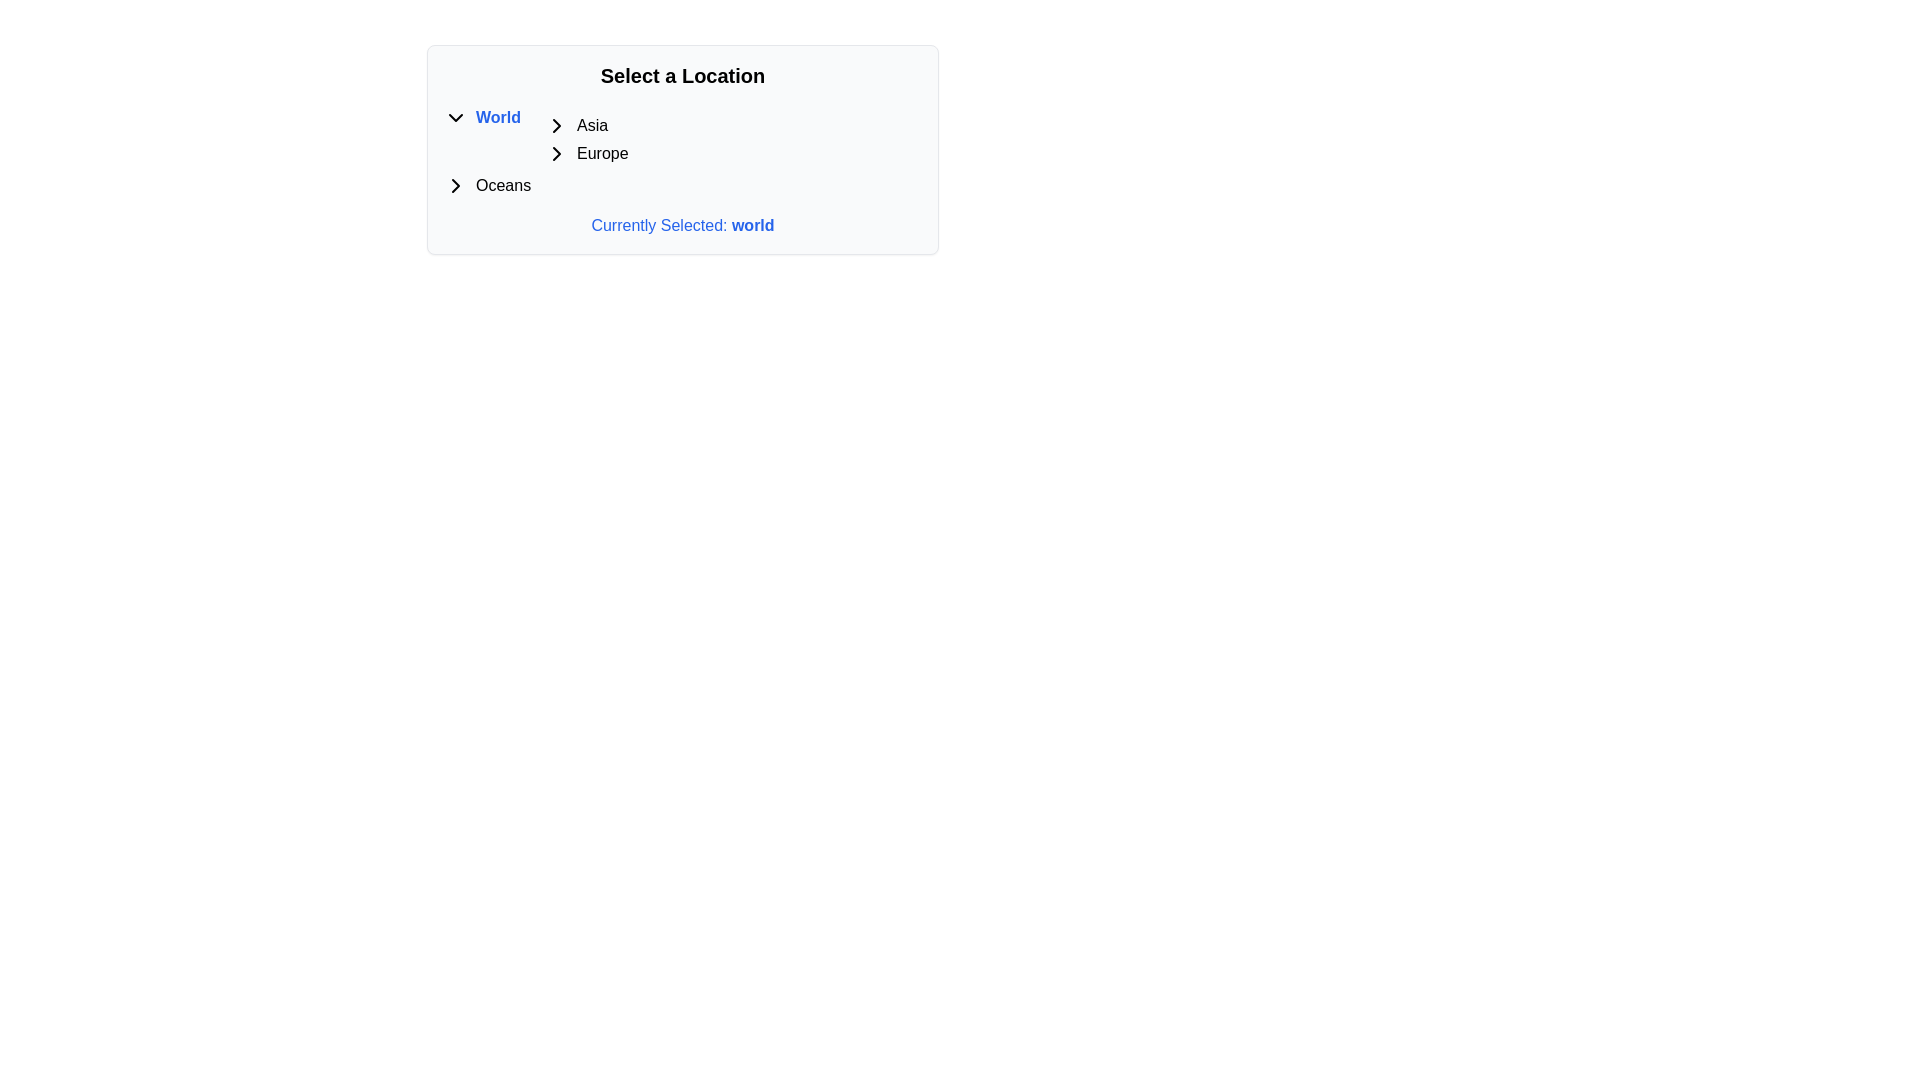 This screenshot has width=1920, height=1080. I want to click on the text display indicating the current selection, which reads 'Currently Selected: world', so click(752, 225).